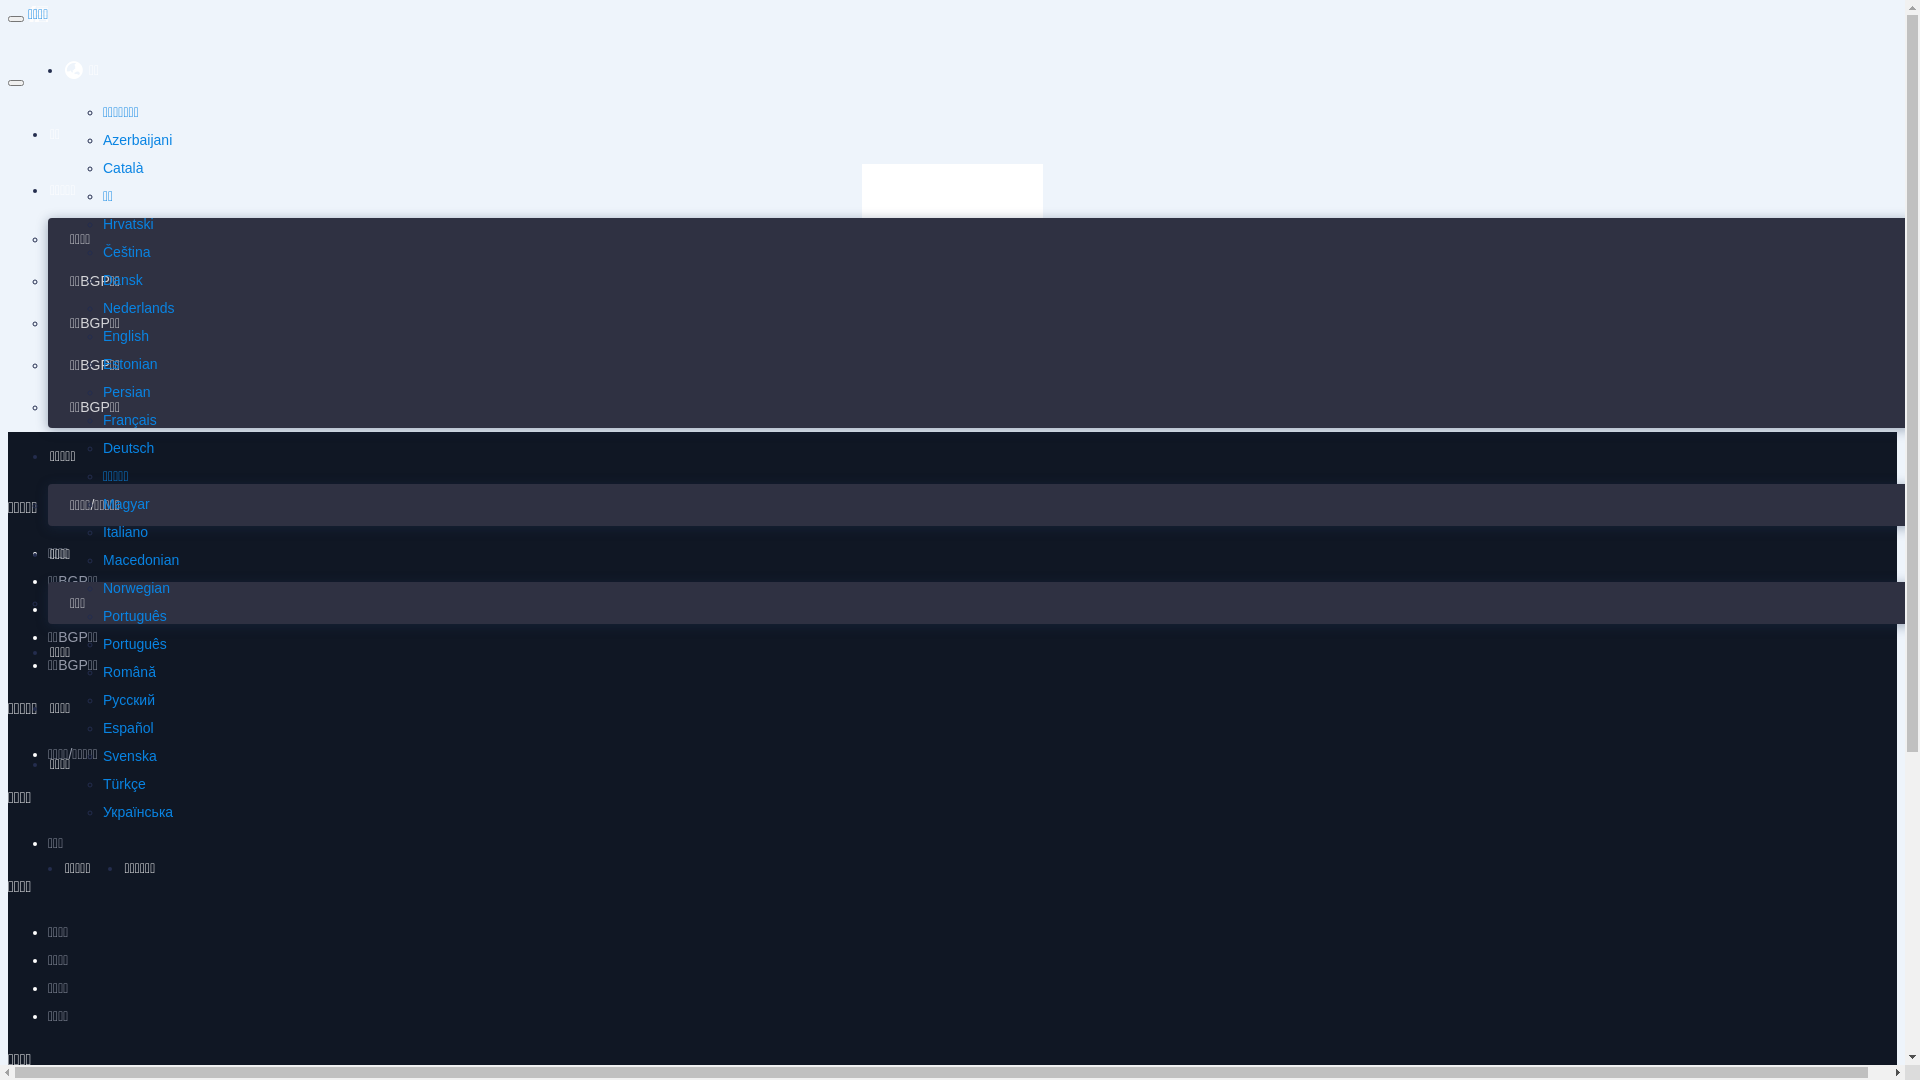 The width and height of the screenshot is (1920, 1080). What do you see at coordinates (101, 756) in the screenshot?
I see `'Svenska'` at bounding box center [101, 756].